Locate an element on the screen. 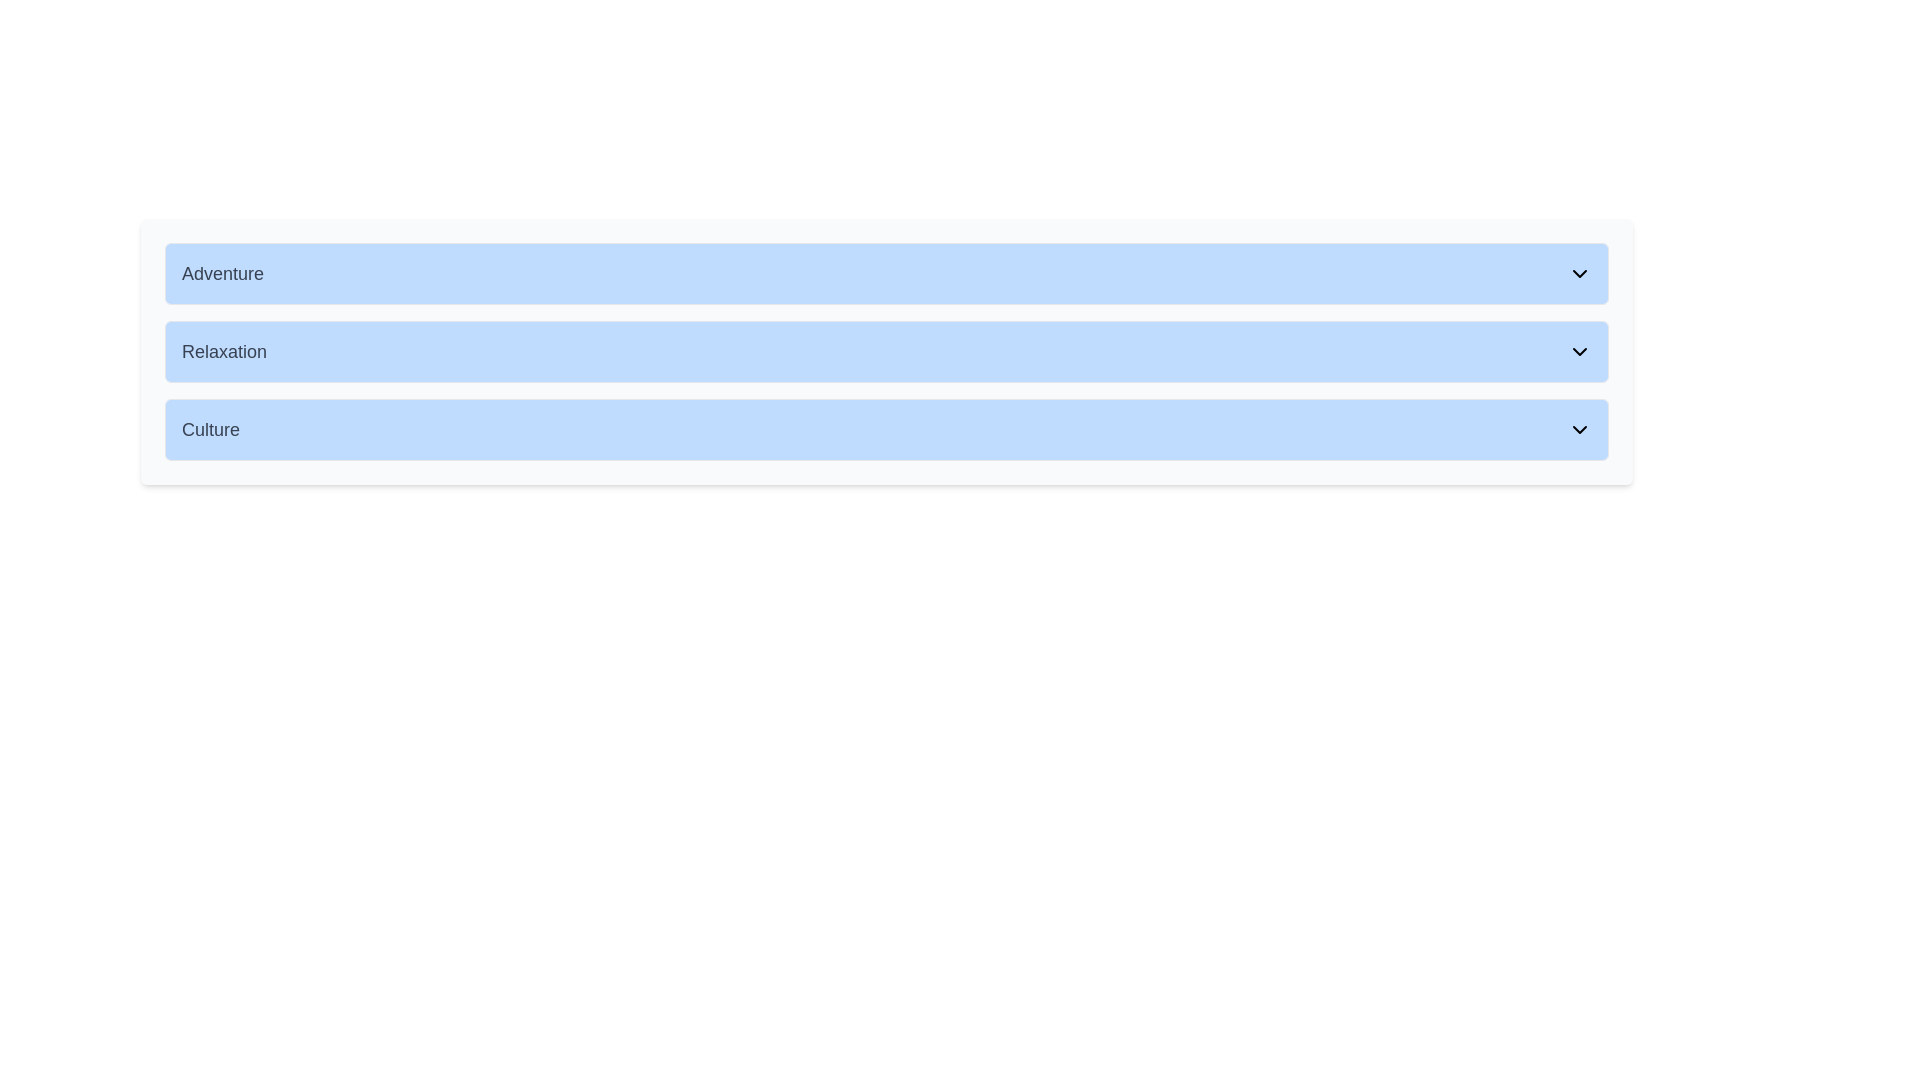 The width and height of the screenshot is (1920, 1080). the decorative vector graphic or icon representation located at the far right of the 'Culture' section is located at coordinates (1563, 422).